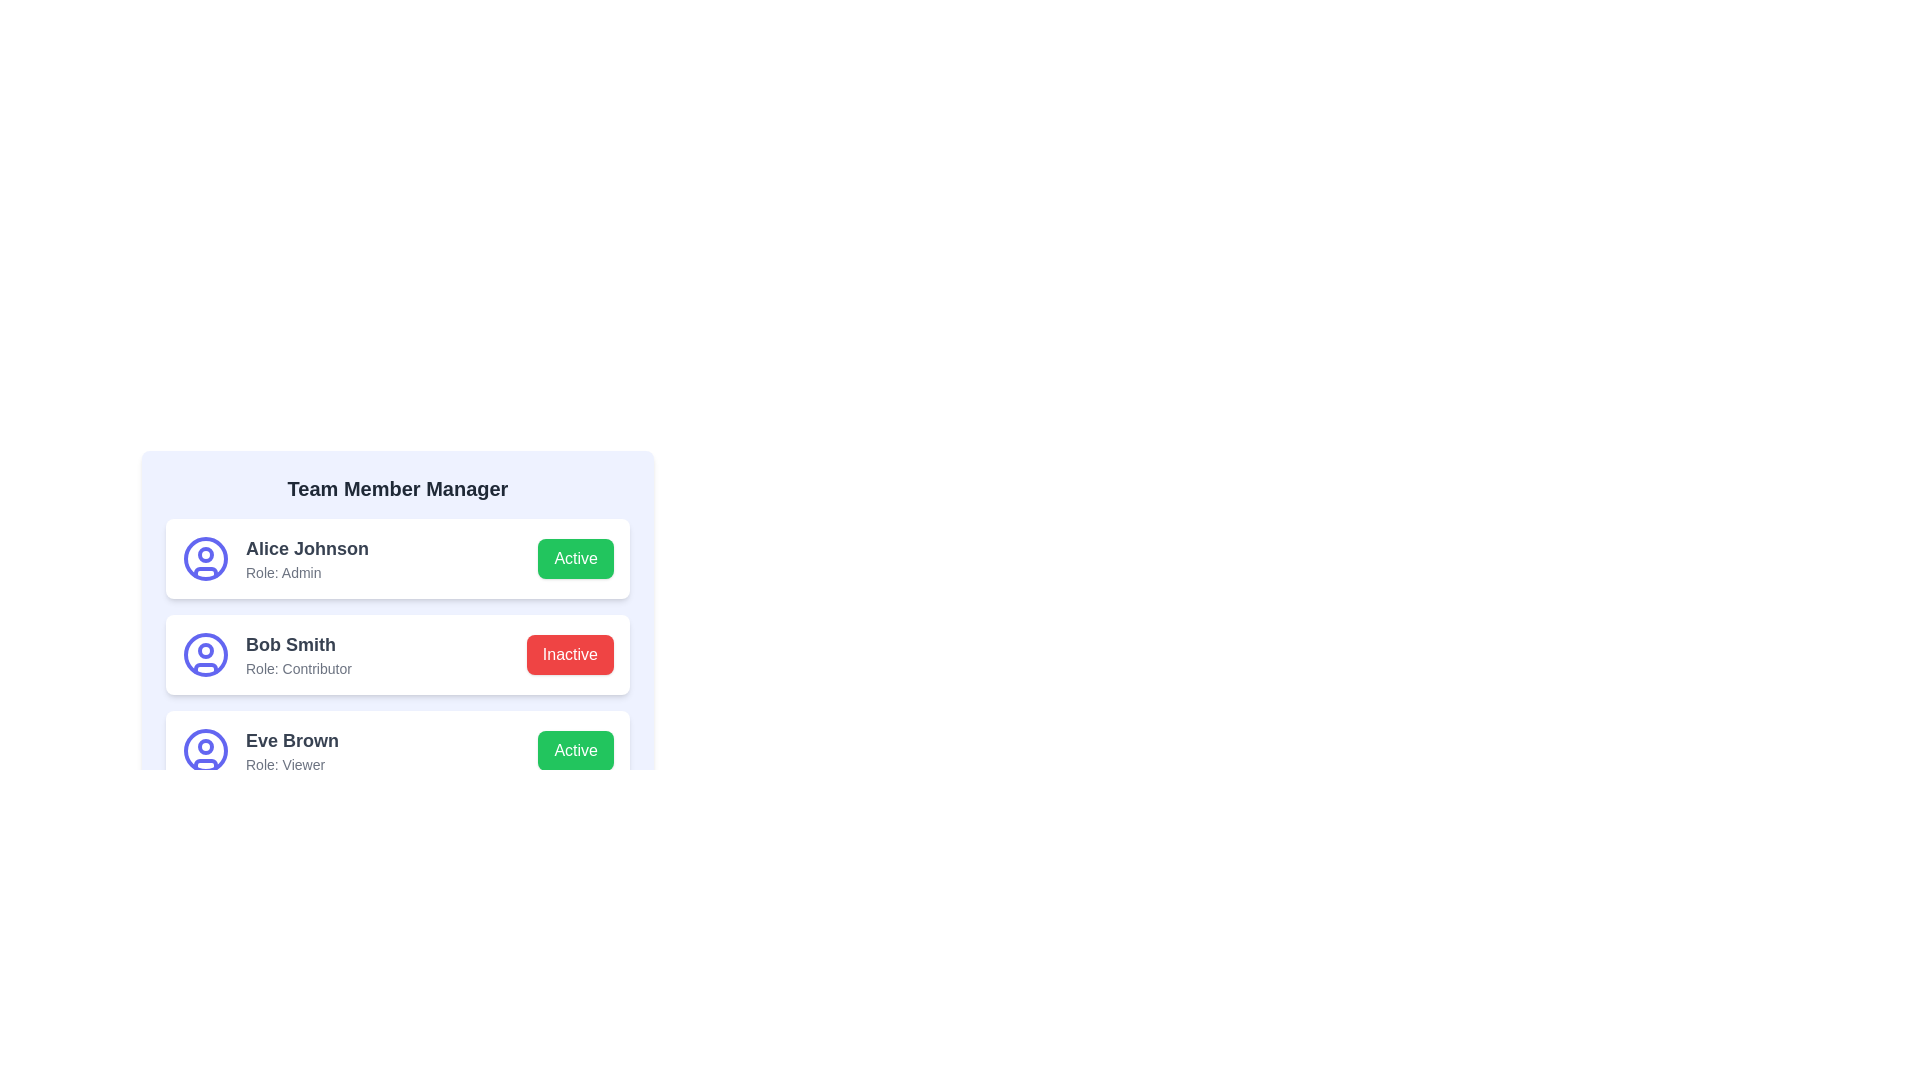 This screenshot has height=1080, width=1920. Describe the element at coordinates (297, 644) in the screenshot. I see `the Text Label displaying the name 'Bob Smith' styled in bold, large font, located in the list of team members as the second entry` at that location.